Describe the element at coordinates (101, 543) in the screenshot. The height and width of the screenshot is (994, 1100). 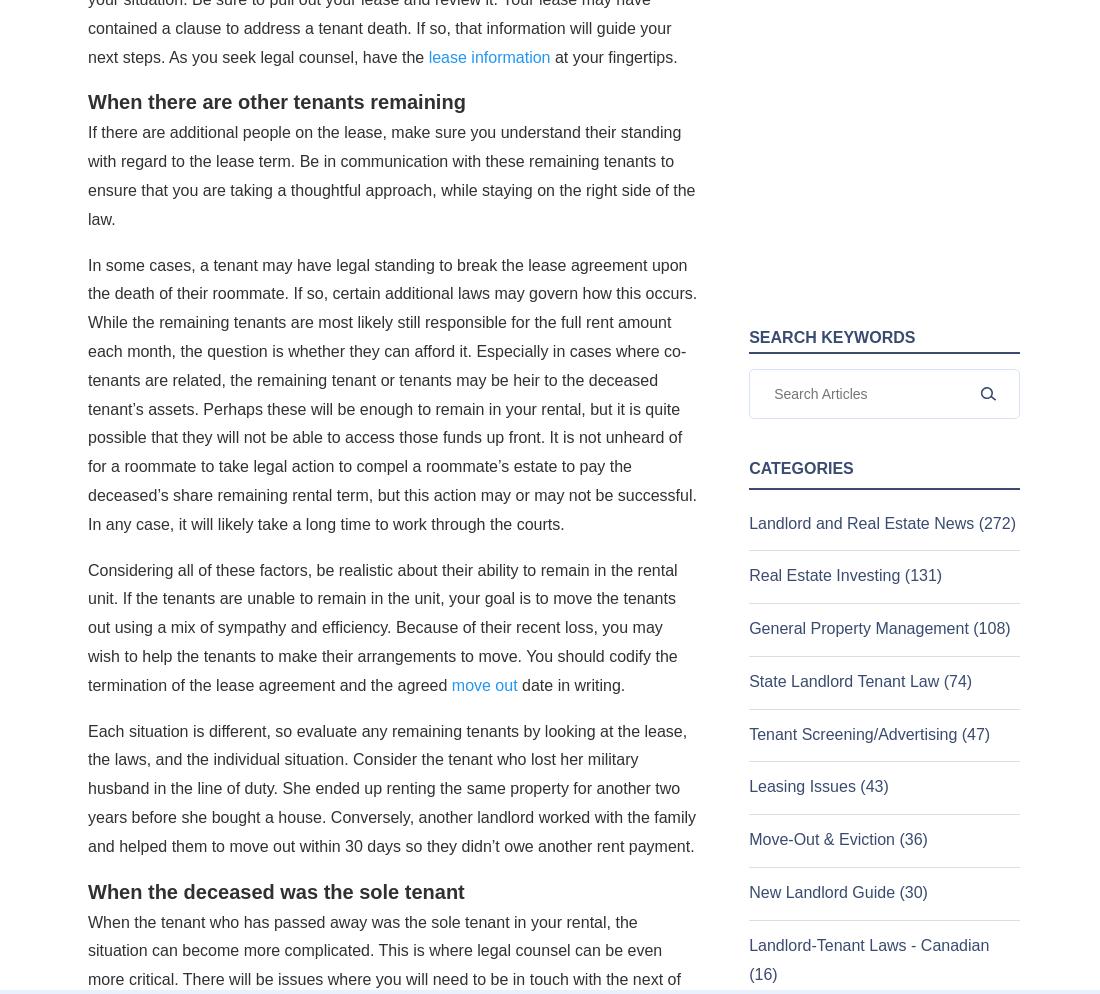
I see `'Comments'` at that location.